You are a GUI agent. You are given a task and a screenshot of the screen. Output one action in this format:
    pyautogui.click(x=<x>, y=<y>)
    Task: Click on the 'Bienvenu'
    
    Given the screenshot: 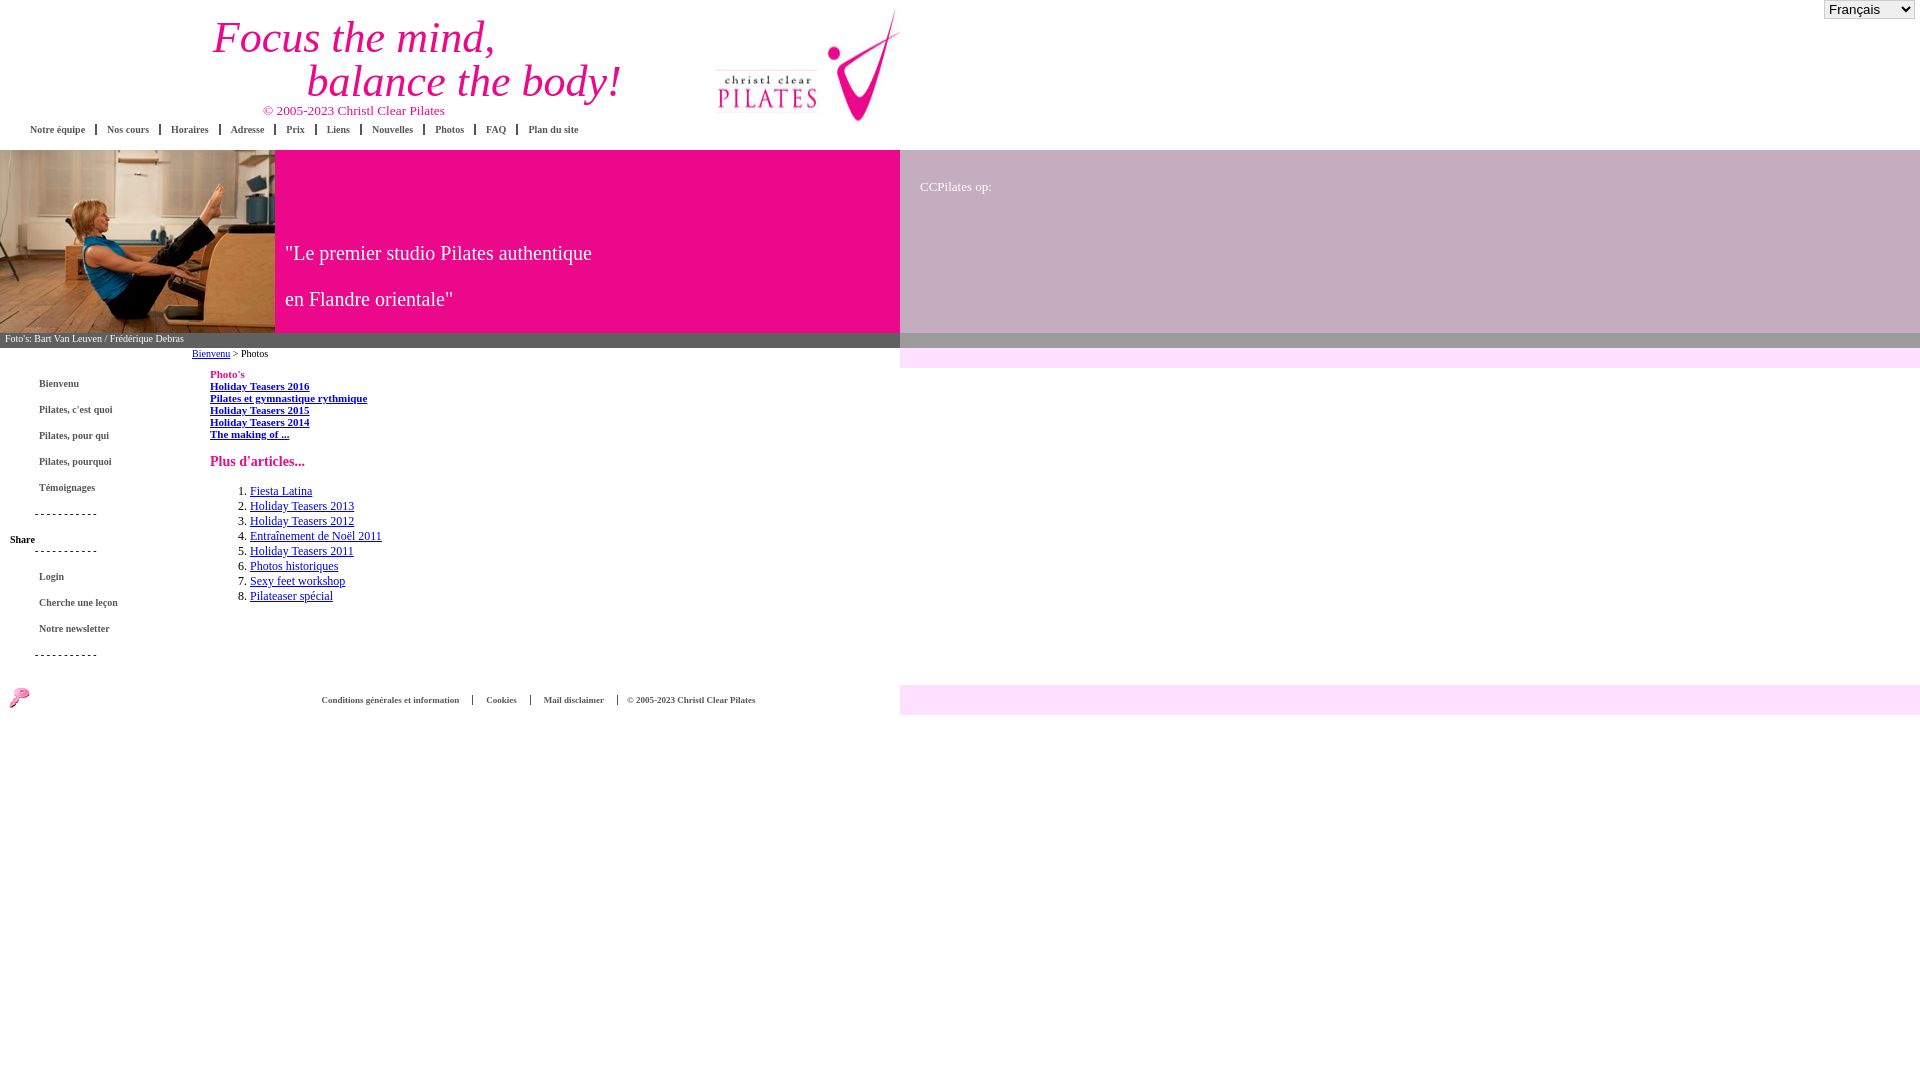 What is the action you would take?
    pyautogui.click(x=58, y=383)
    